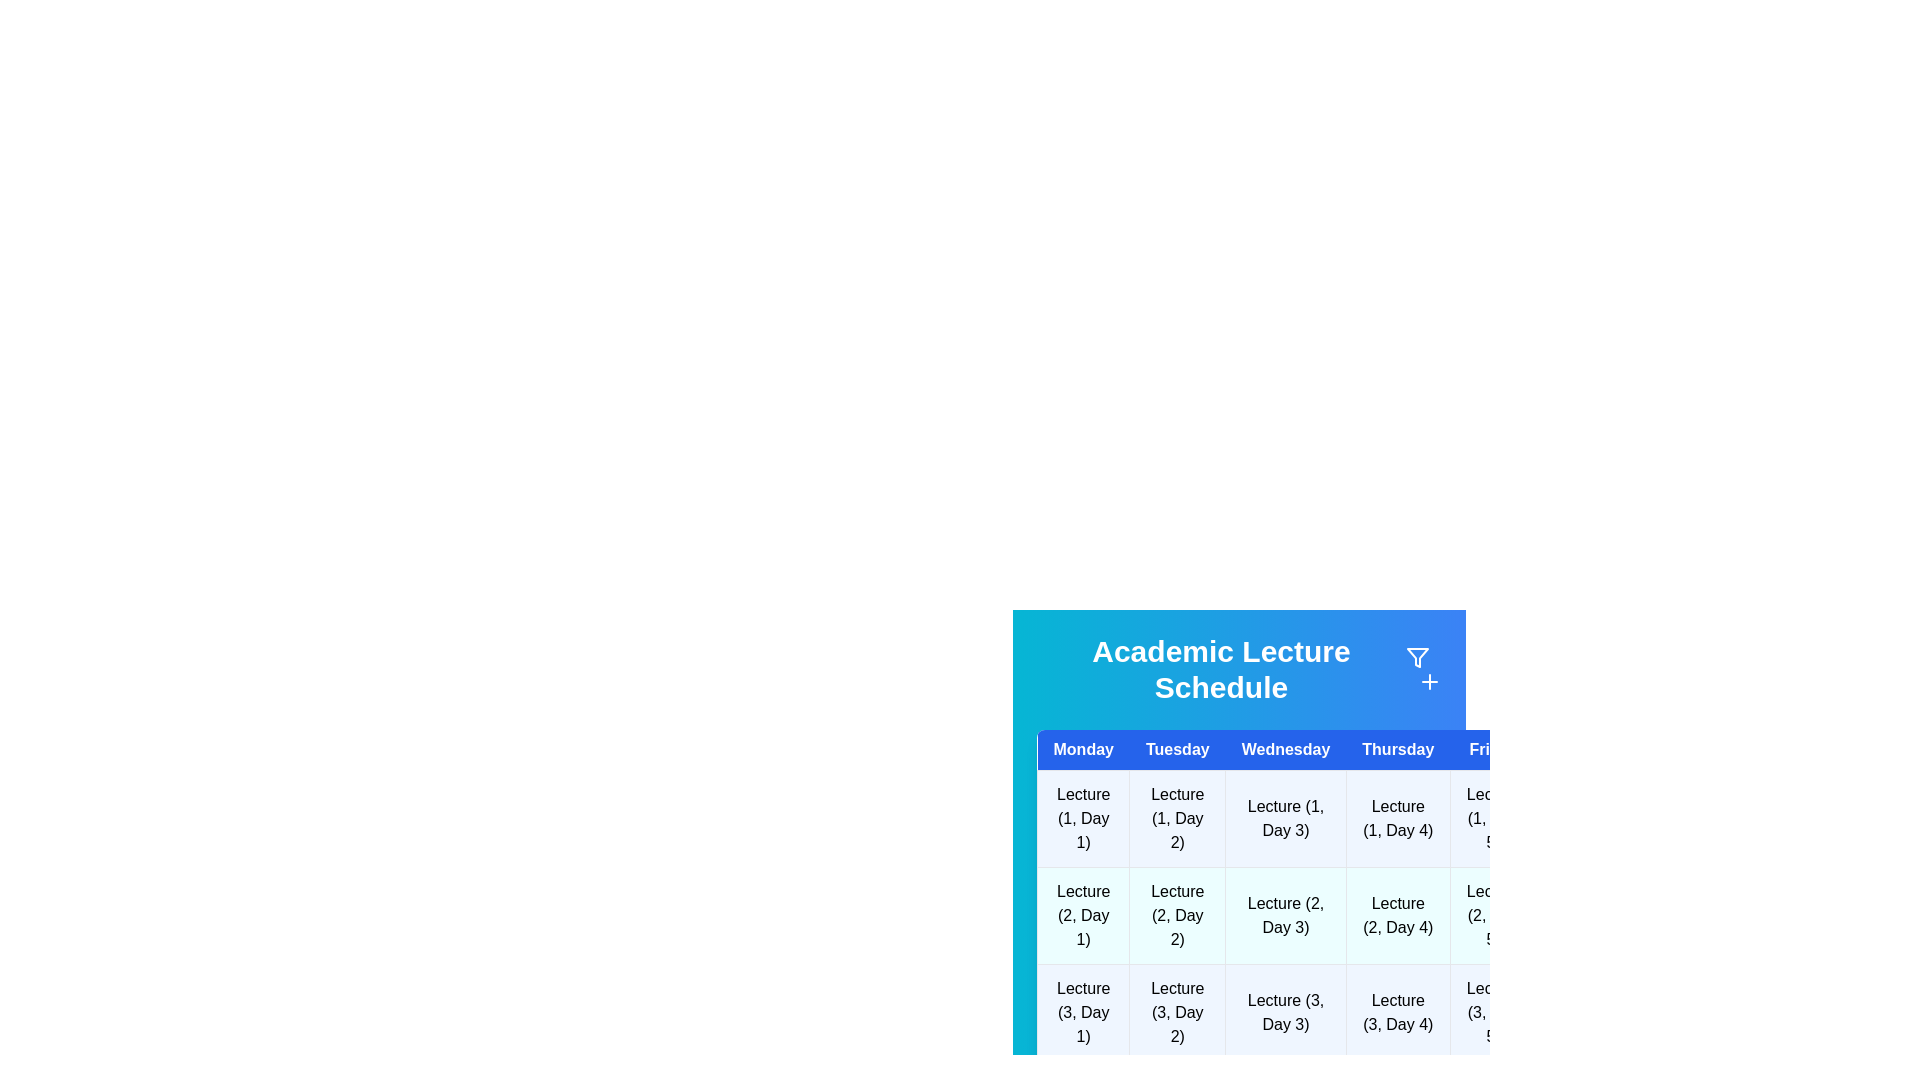 The image size is (1920, 1080). Describe the element at coordinates (1493, 750) in the screenshot. I see `the header for Friday to sort or filter the schedule by that day` at that location.